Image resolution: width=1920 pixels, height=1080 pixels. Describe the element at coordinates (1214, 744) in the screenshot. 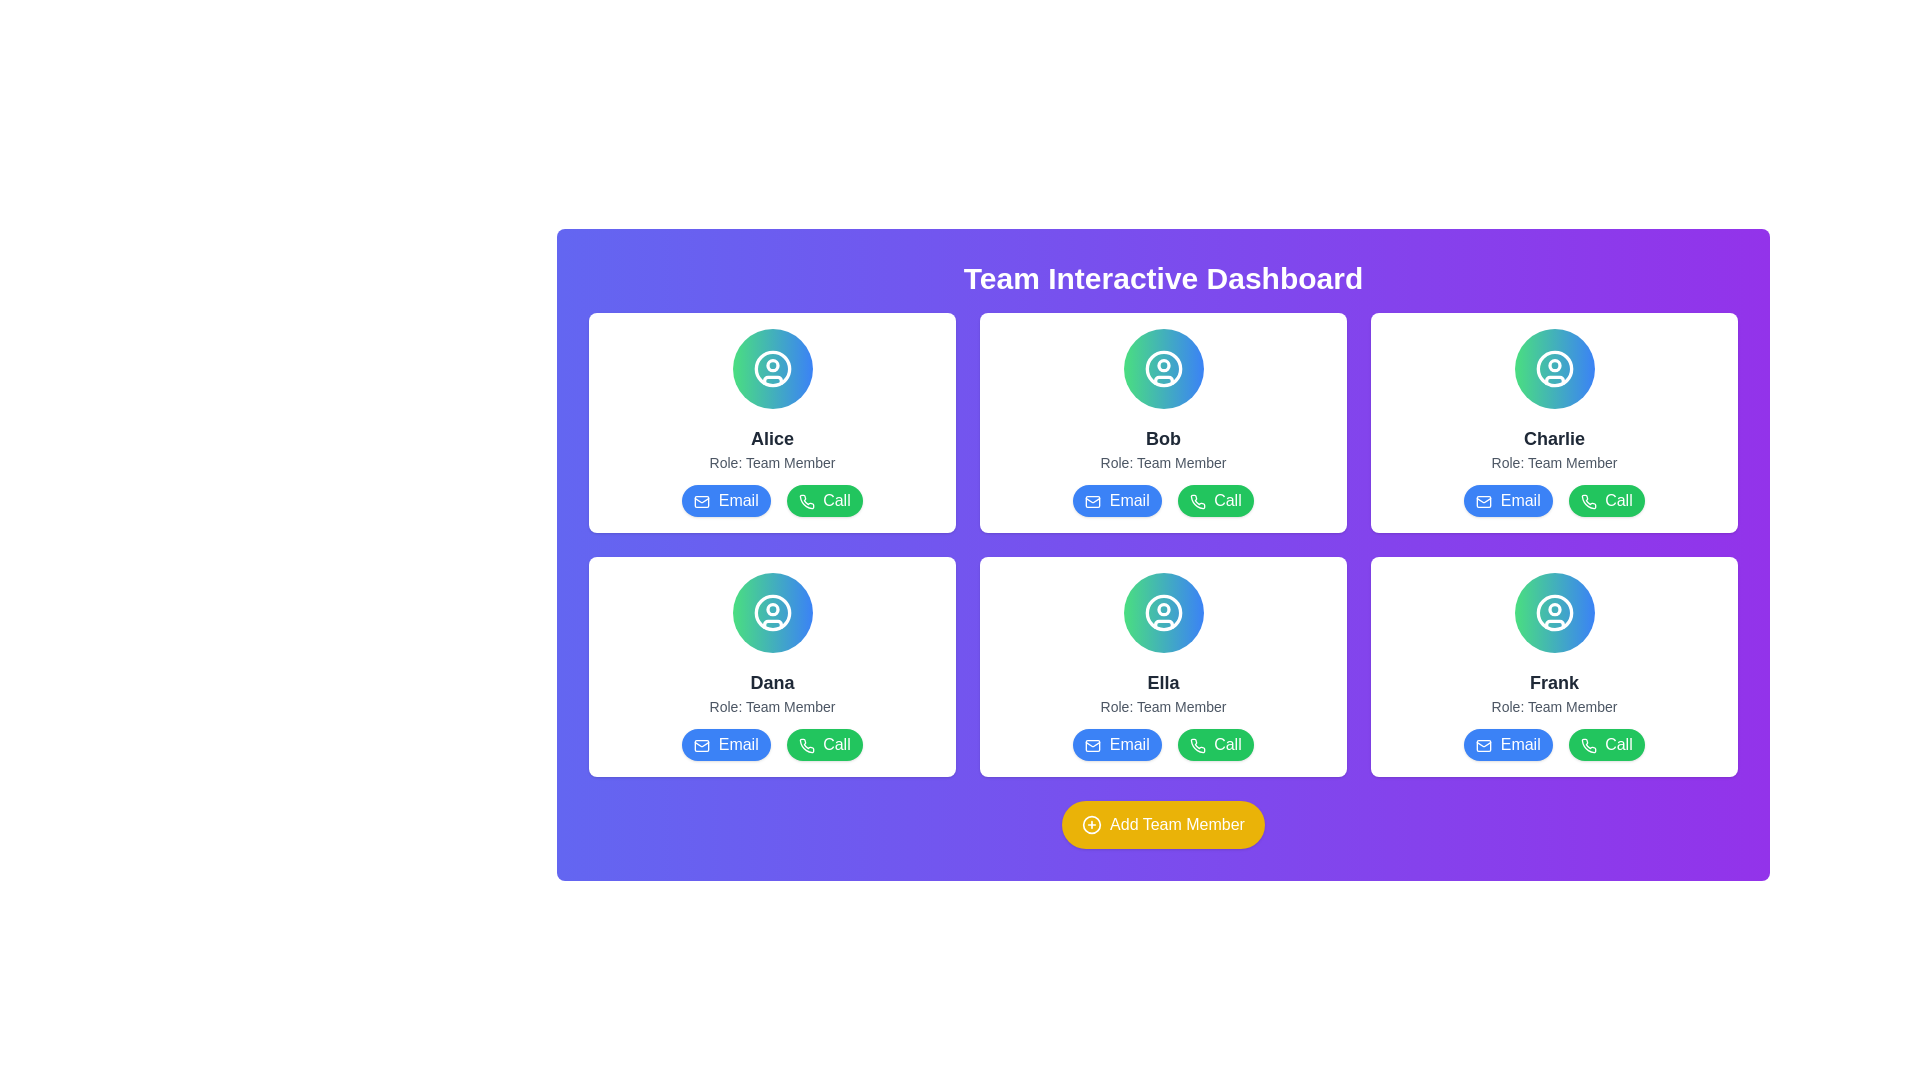

I see `the green 'Call' button with rounded edges and white text to initiate a call action` at that location.